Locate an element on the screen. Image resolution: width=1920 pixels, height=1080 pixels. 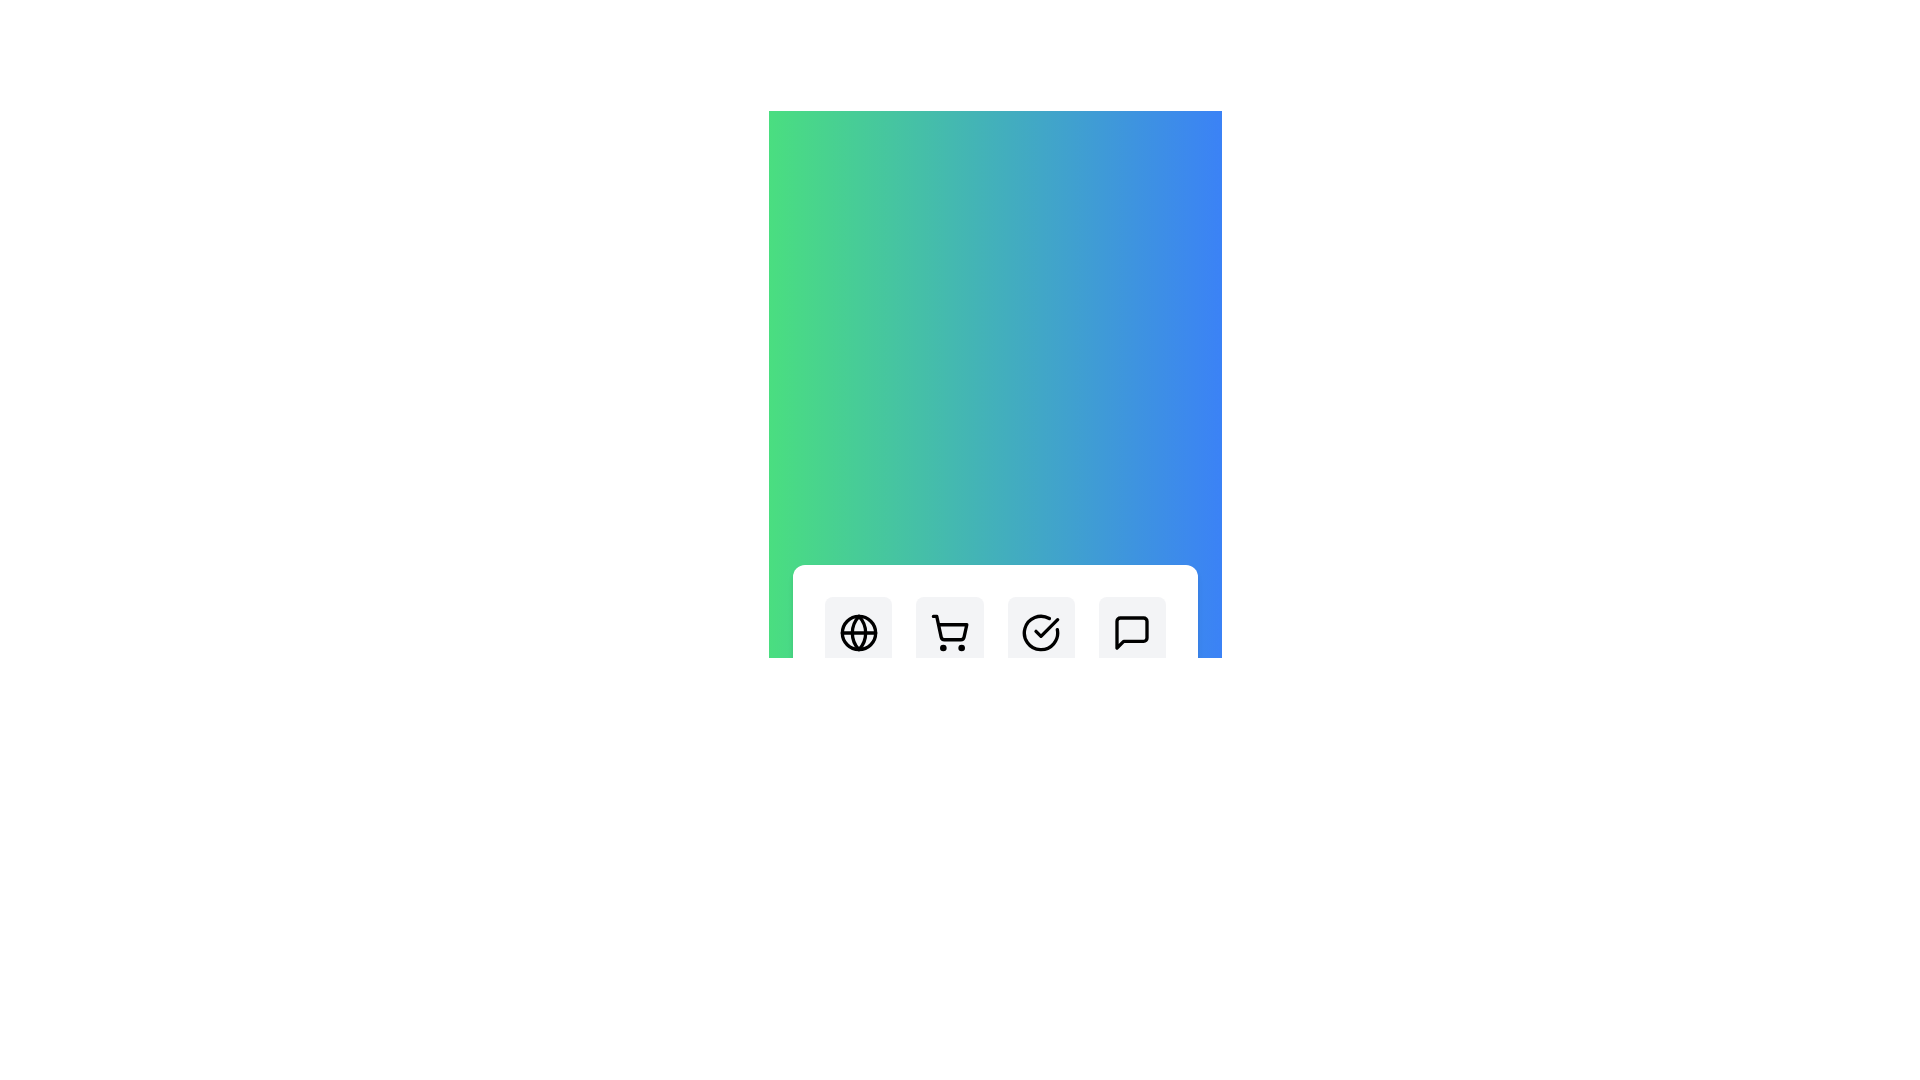
the globe icon with a minimalistic black stroke in the navigation menu is located at coordinates (858, 632).